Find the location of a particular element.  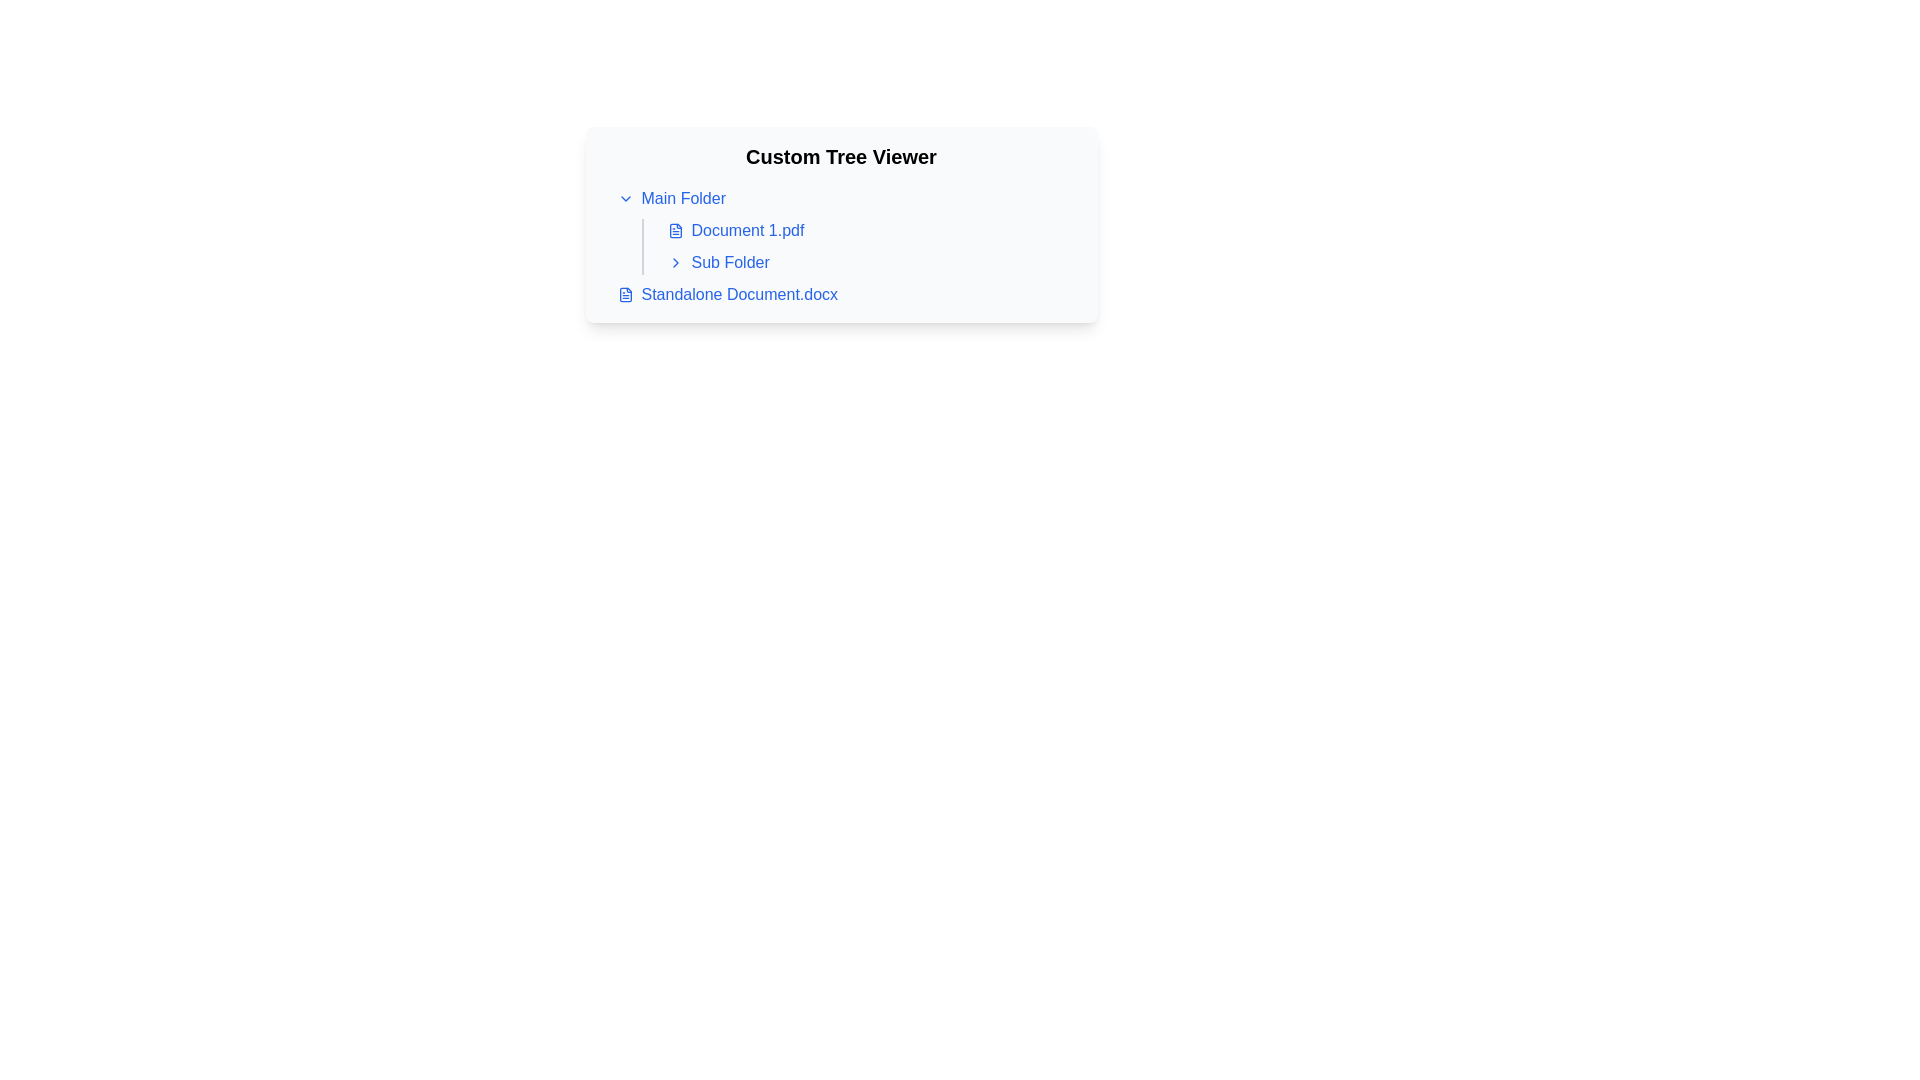

text label positioned at the top of the card or panel, which serves as a title for the content below it is located at coordinates (841, 156).